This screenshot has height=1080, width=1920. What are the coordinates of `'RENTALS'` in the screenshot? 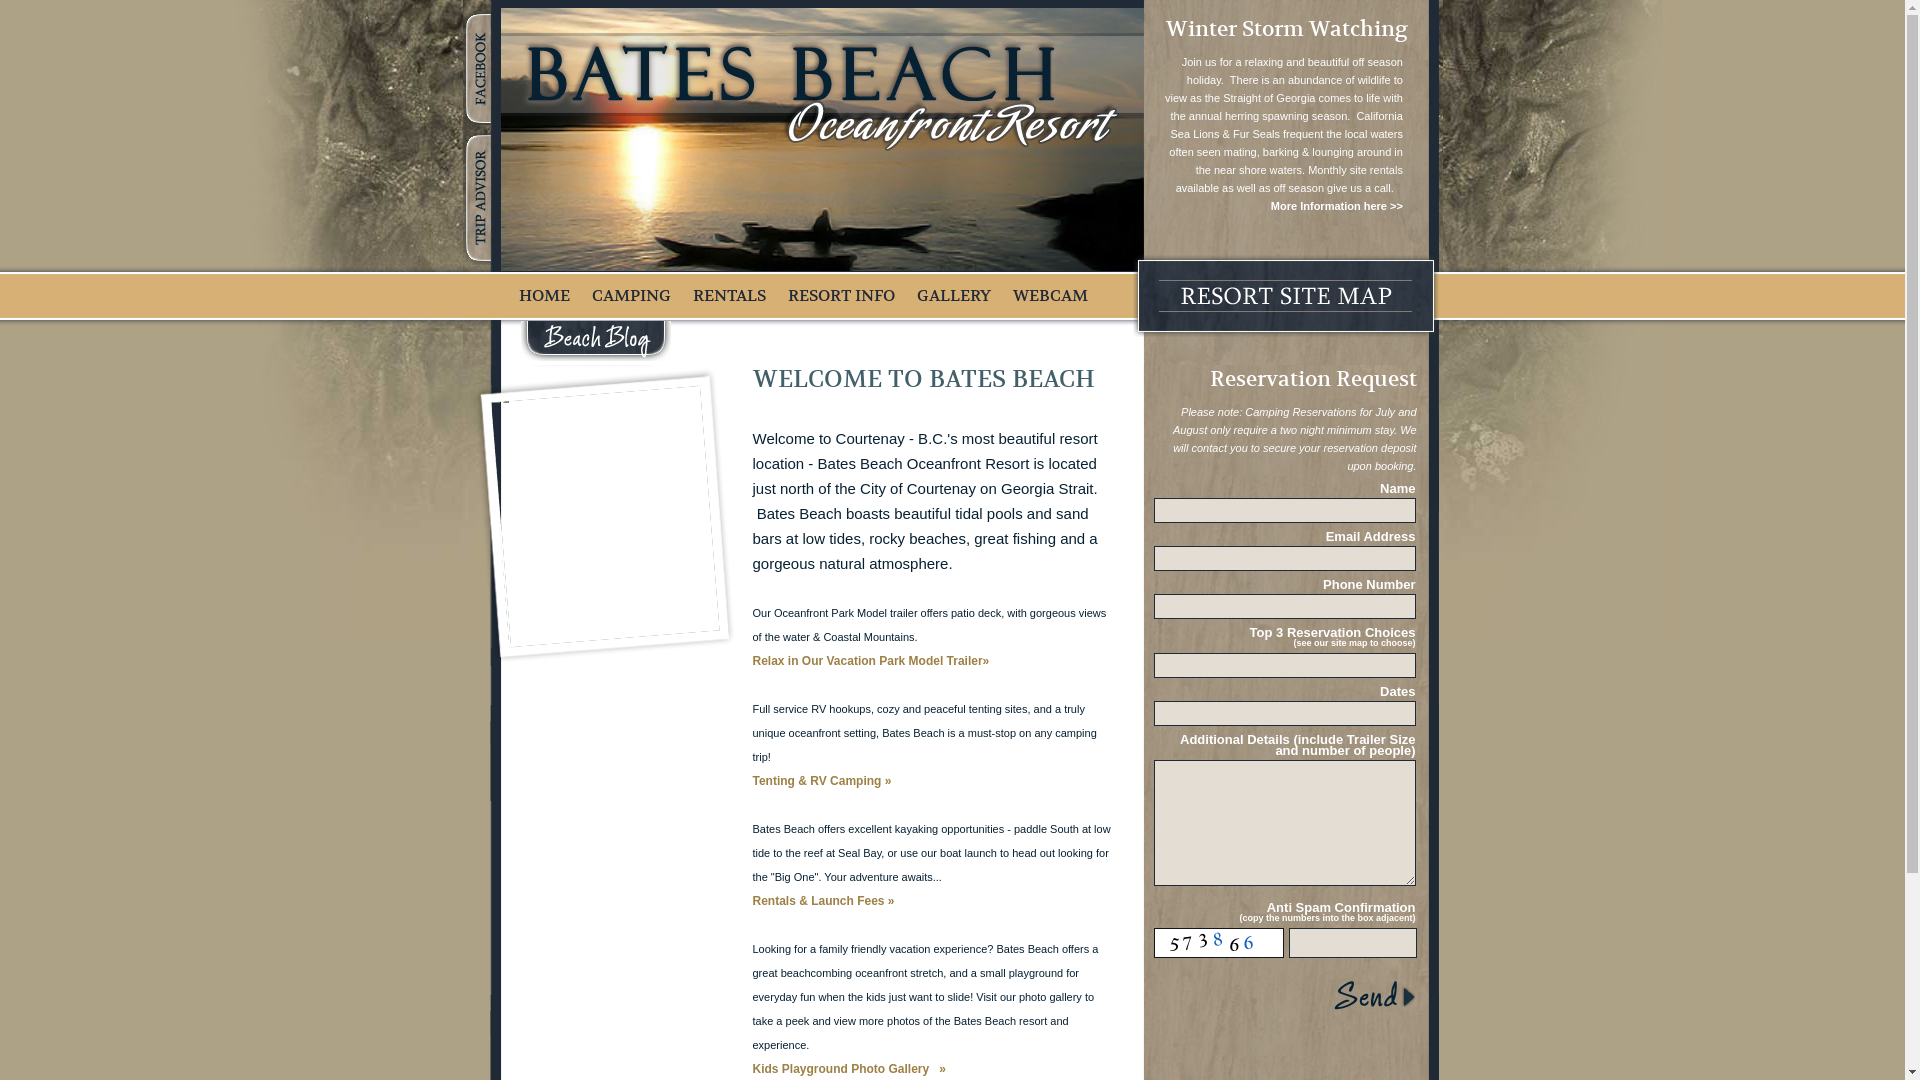 It's located at (727, 296).